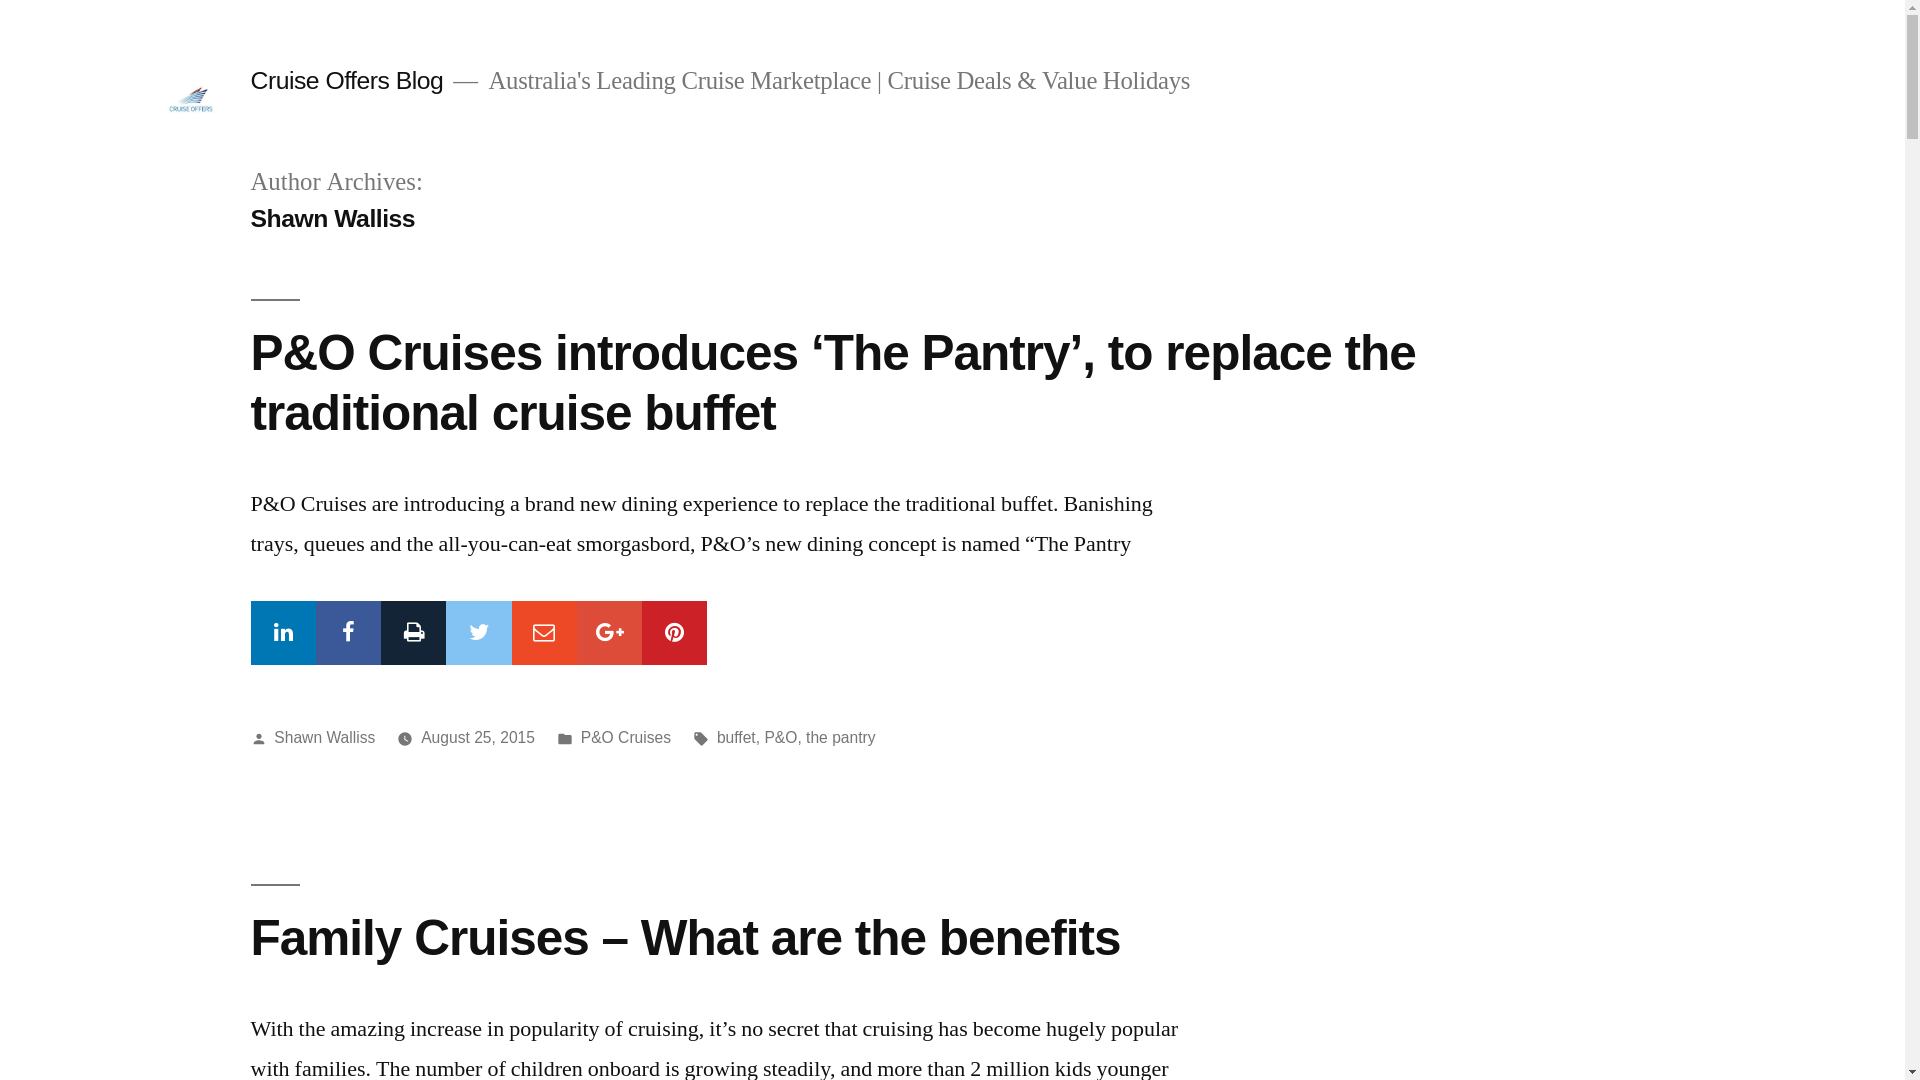  I want to click on 'Shawn Walliss', so click(324, 737).